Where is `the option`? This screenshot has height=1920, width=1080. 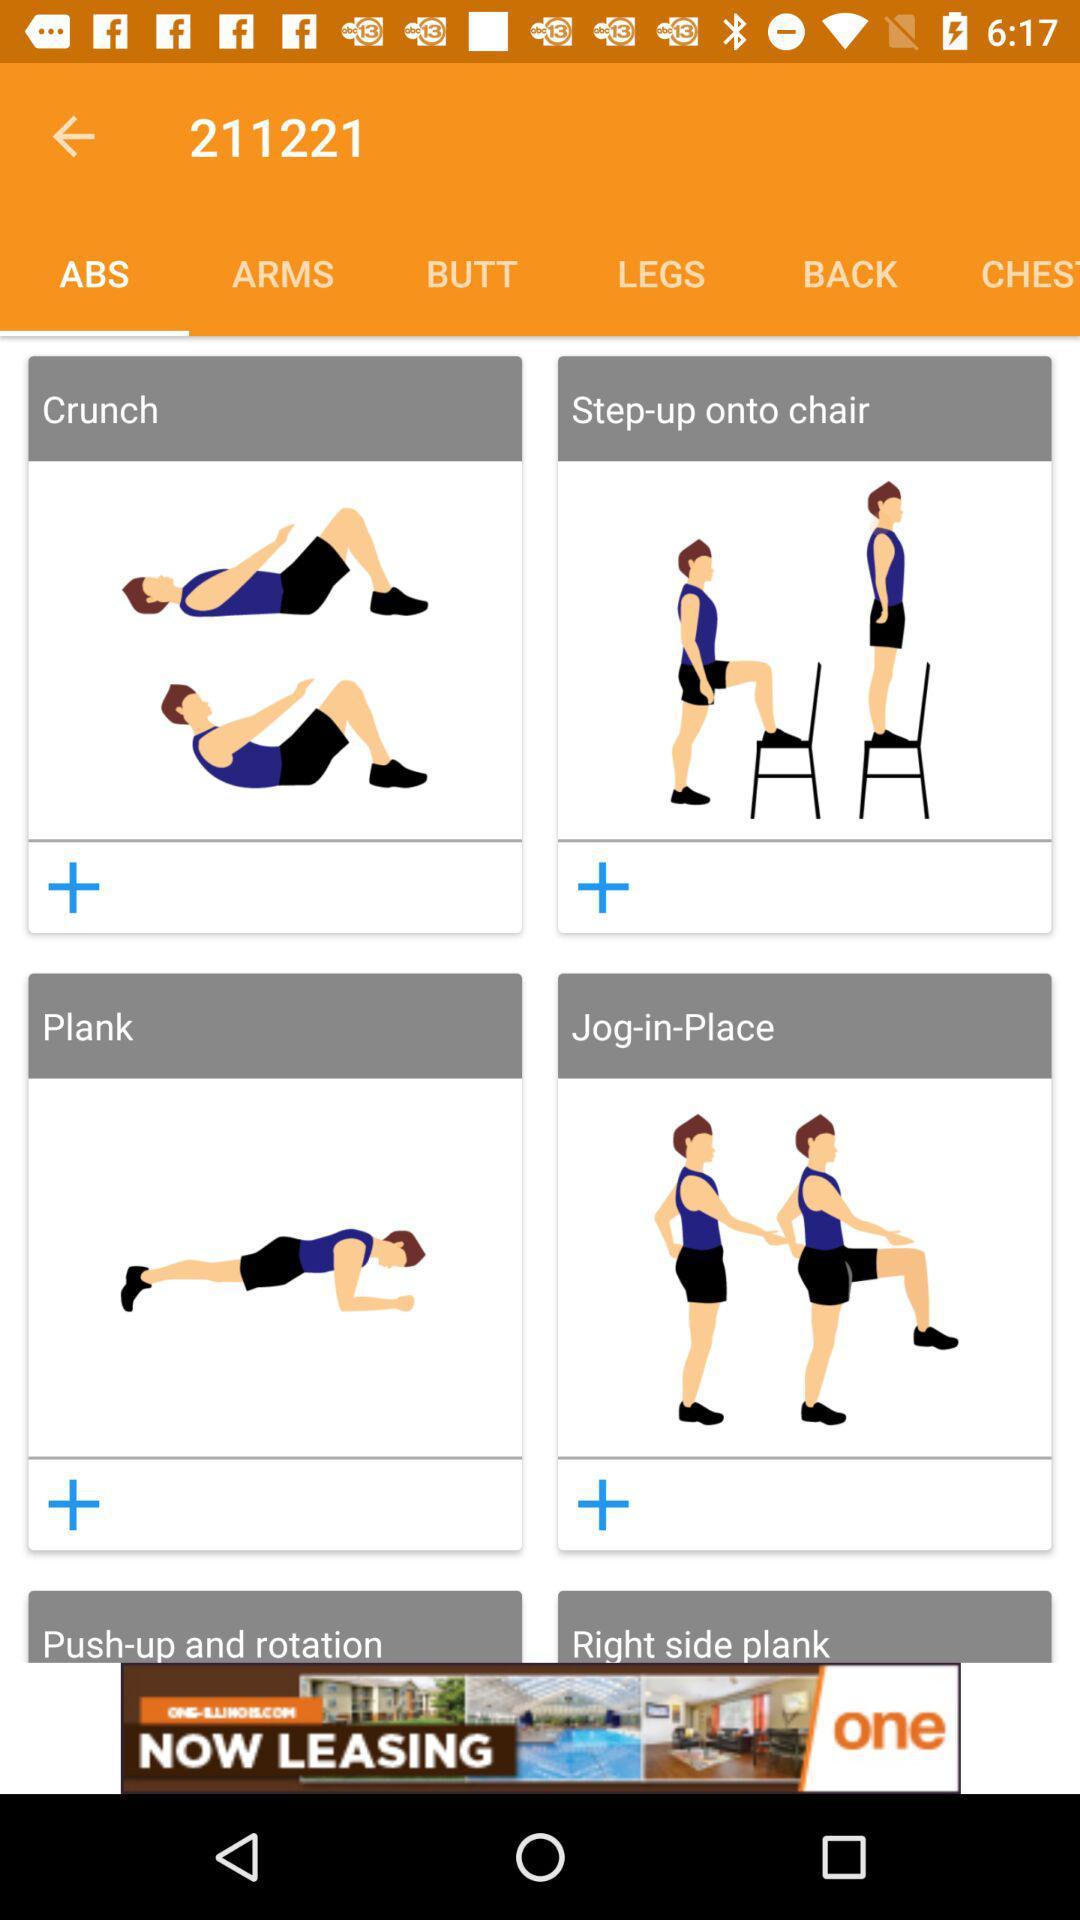
the option is located at coordinates (540, 1727).